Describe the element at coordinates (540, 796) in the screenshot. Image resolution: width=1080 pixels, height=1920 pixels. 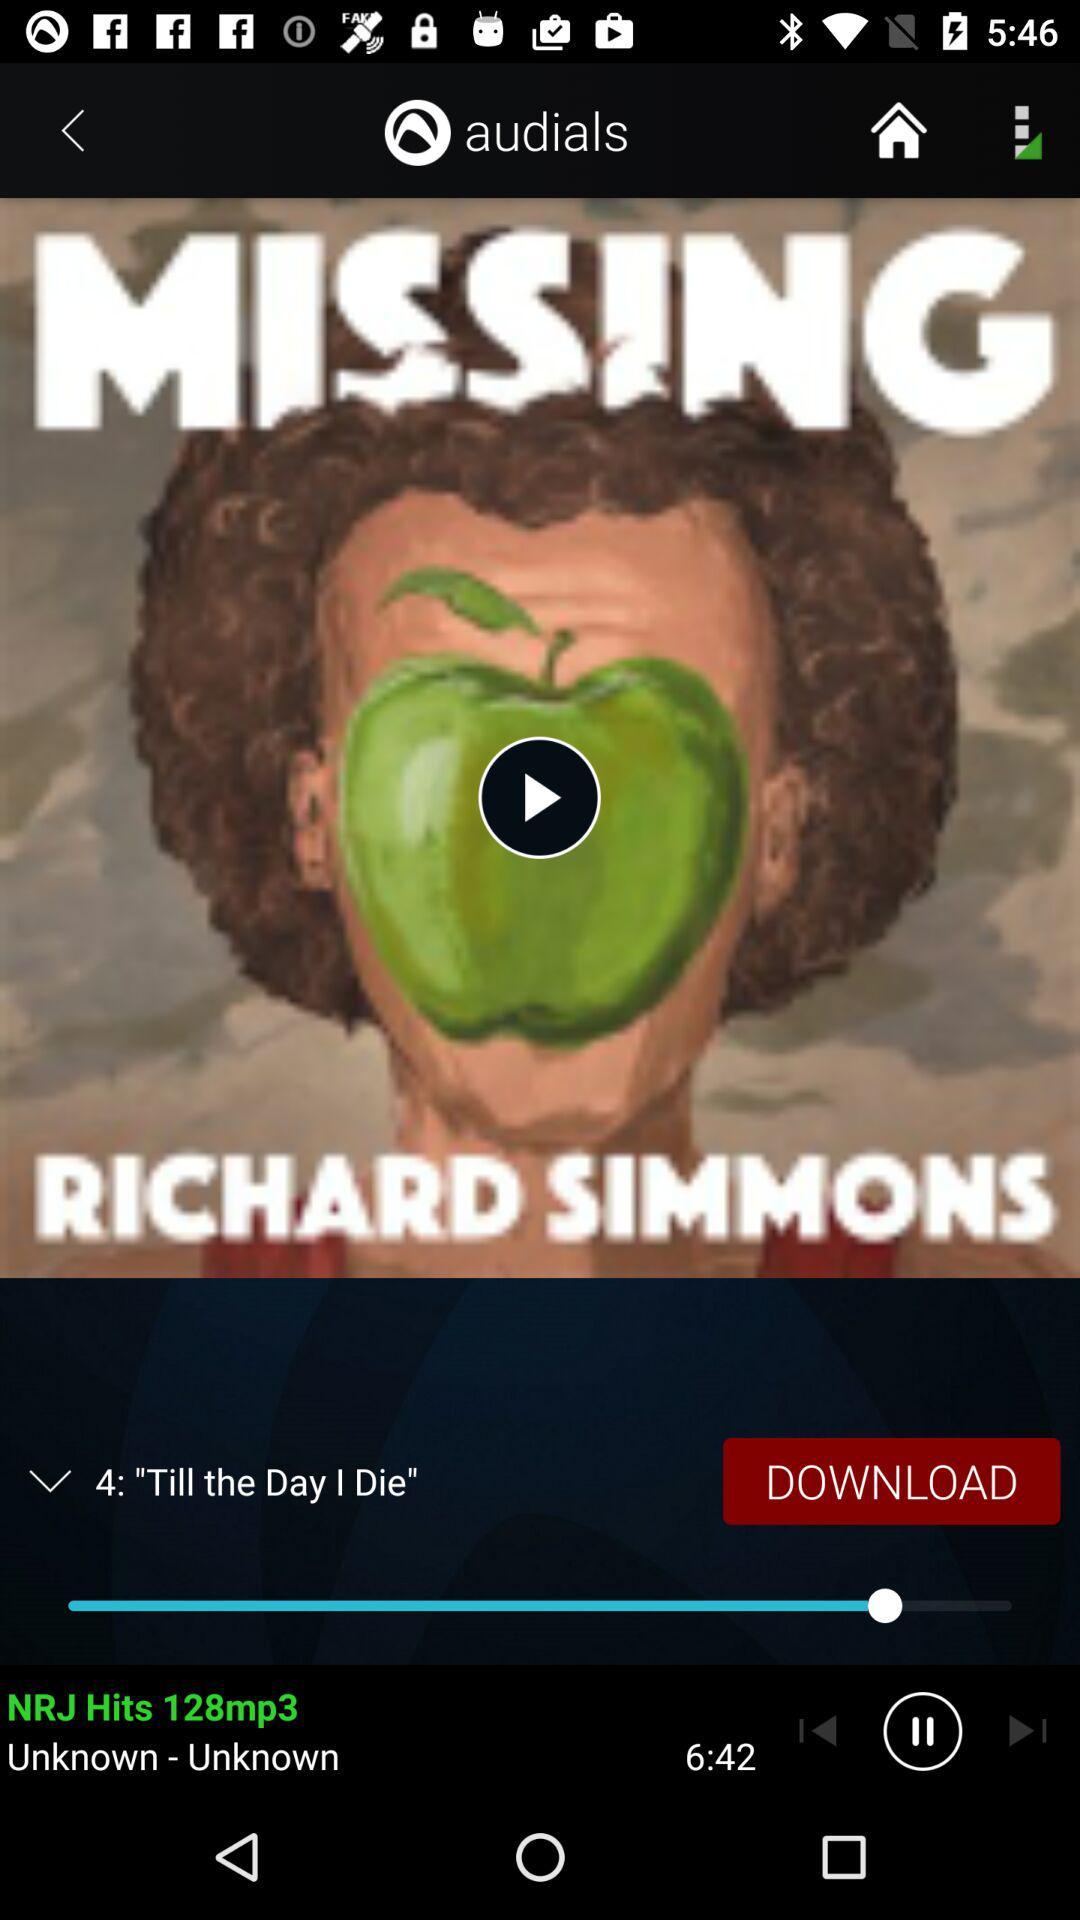
I see `the play icon` at that location.